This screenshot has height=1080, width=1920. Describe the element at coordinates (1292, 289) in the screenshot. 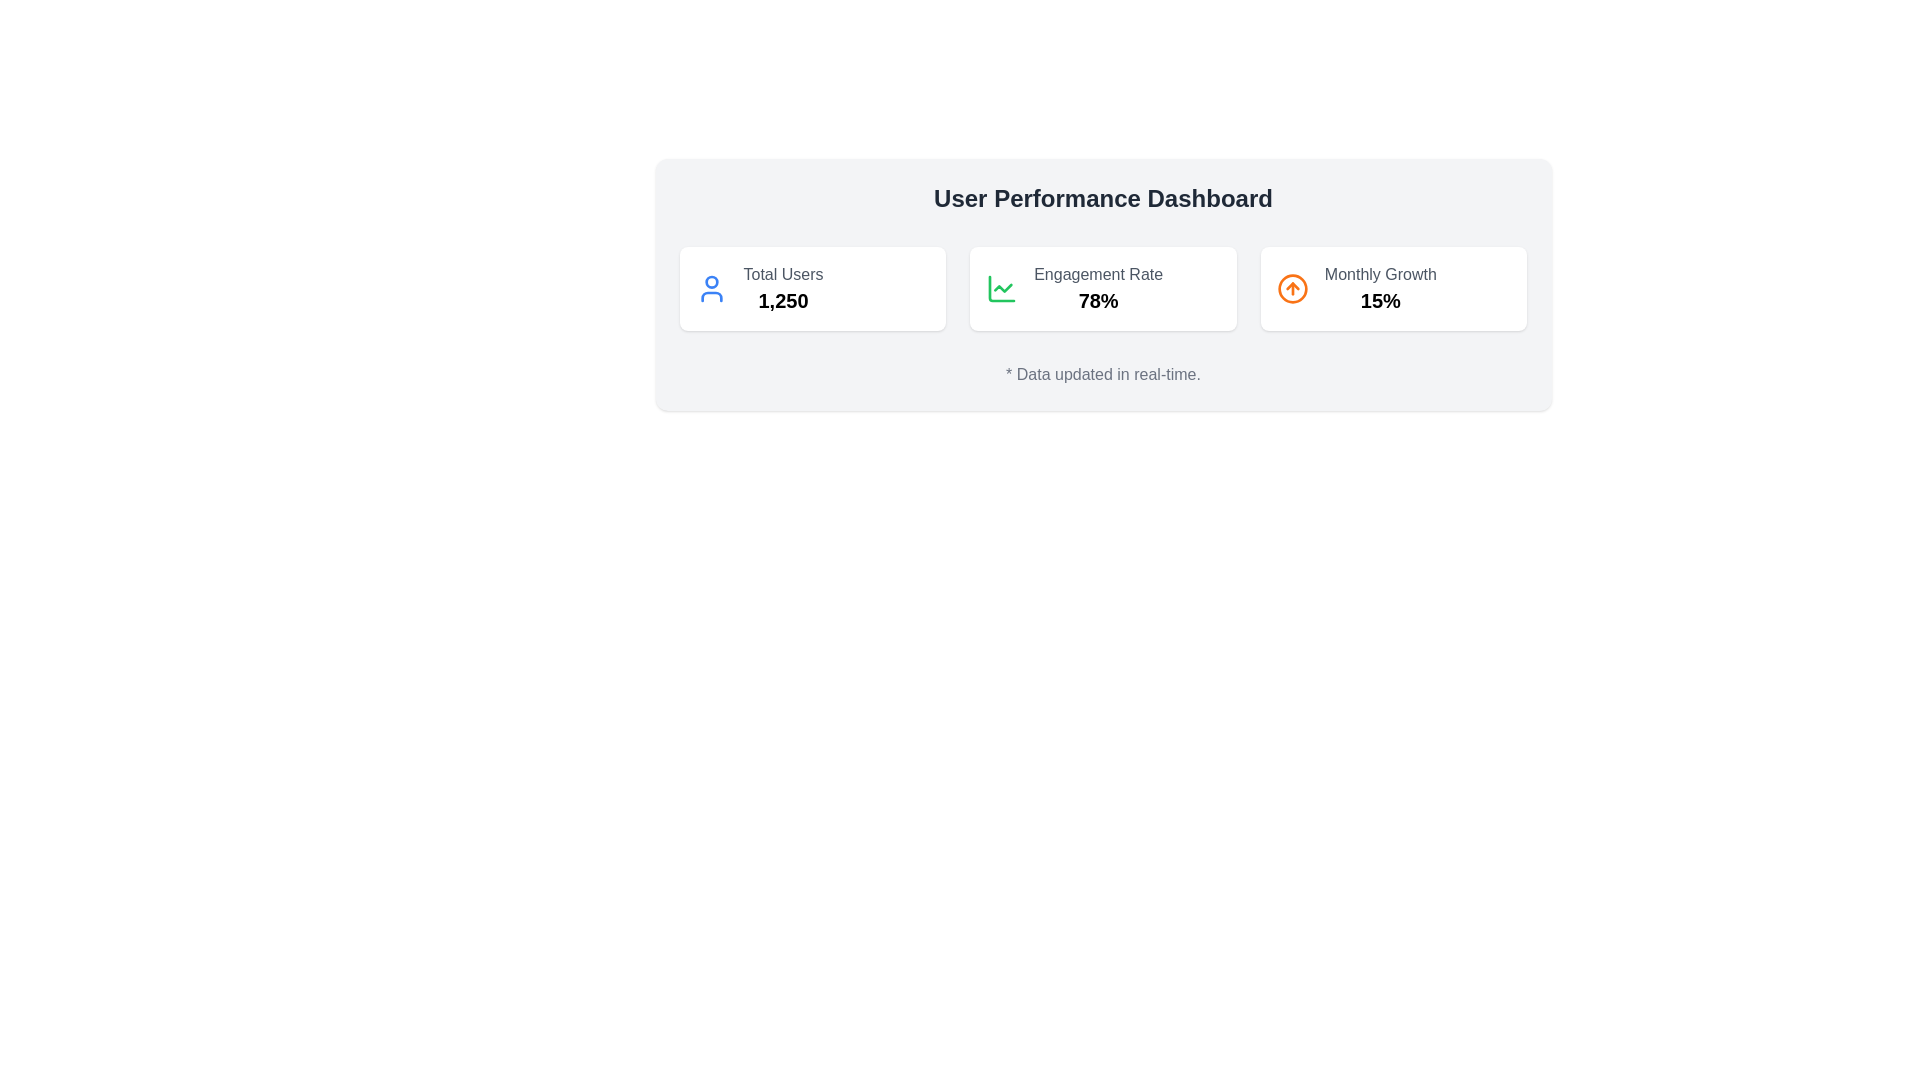

I see `the growth icon located at the top-left corner of the 'Monthly Growth' card, adjacent to the text 'Monthly Growth' and '15%'` at that location.